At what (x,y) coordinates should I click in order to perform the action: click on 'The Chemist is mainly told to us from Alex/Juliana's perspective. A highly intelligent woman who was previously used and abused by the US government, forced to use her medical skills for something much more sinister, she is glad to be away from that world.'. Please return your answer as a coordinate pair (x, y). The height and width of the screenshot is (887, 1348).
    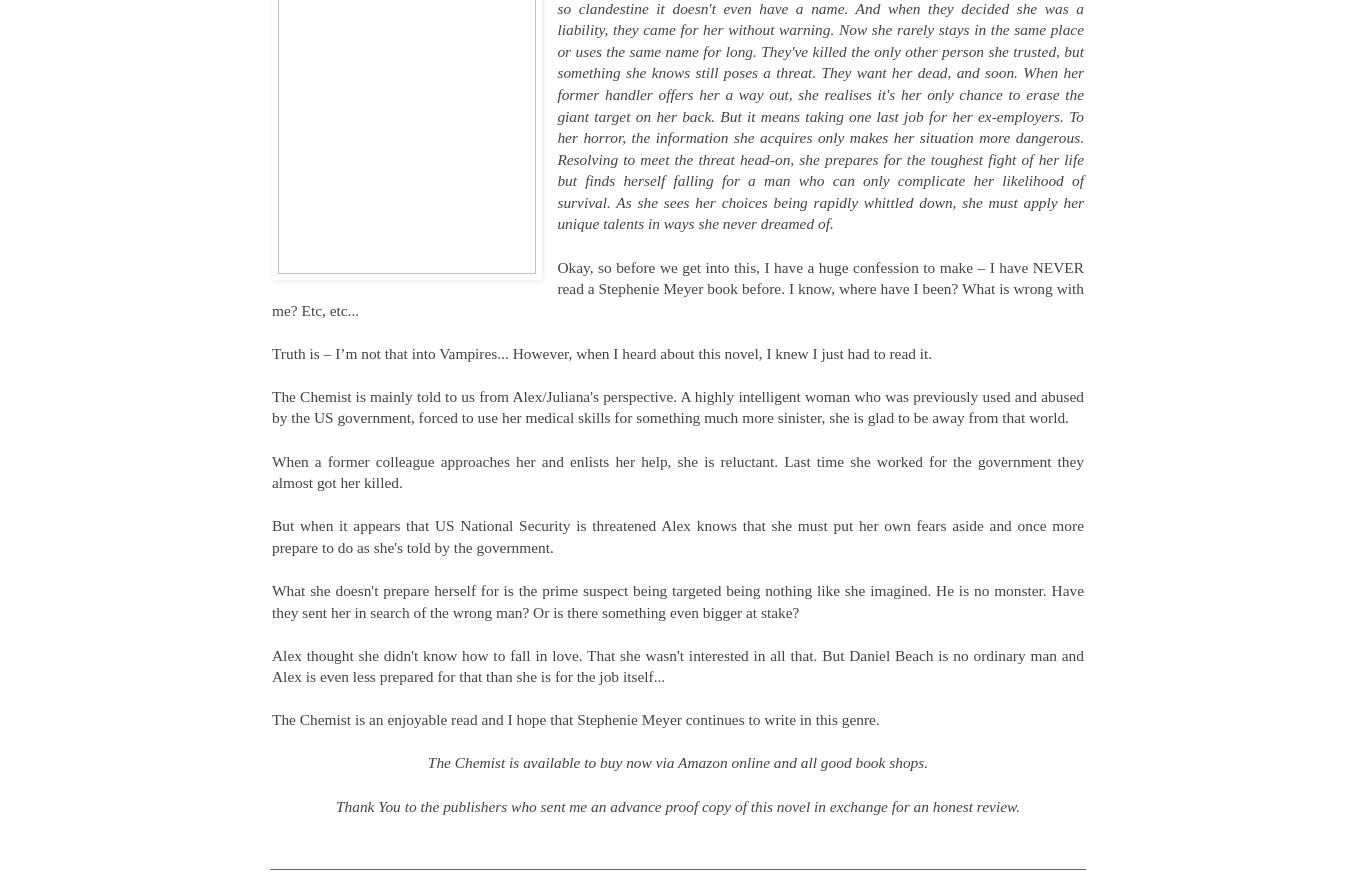
    Looking at the image, I should click on (677, 406).